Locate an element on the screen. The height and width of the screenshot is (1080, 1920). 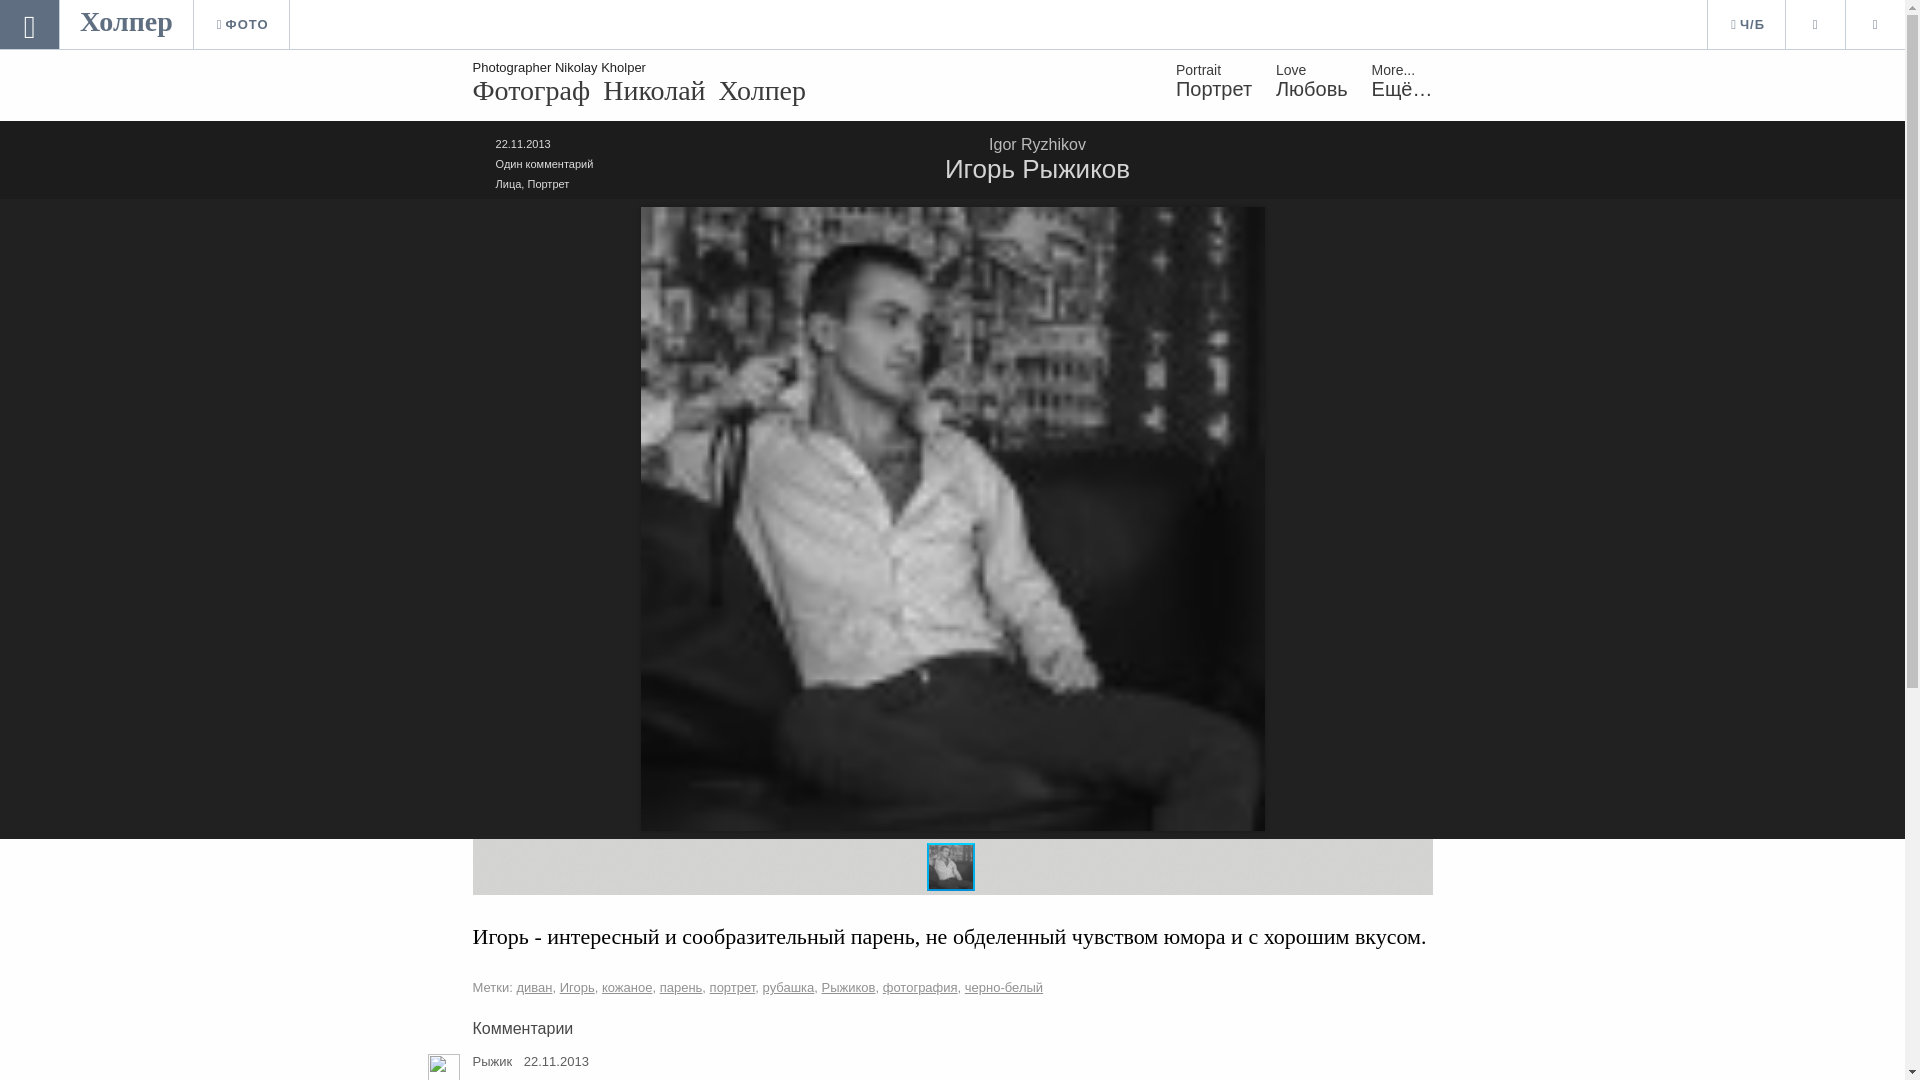
'22.11.2013' is located at coordinates (523, 142).